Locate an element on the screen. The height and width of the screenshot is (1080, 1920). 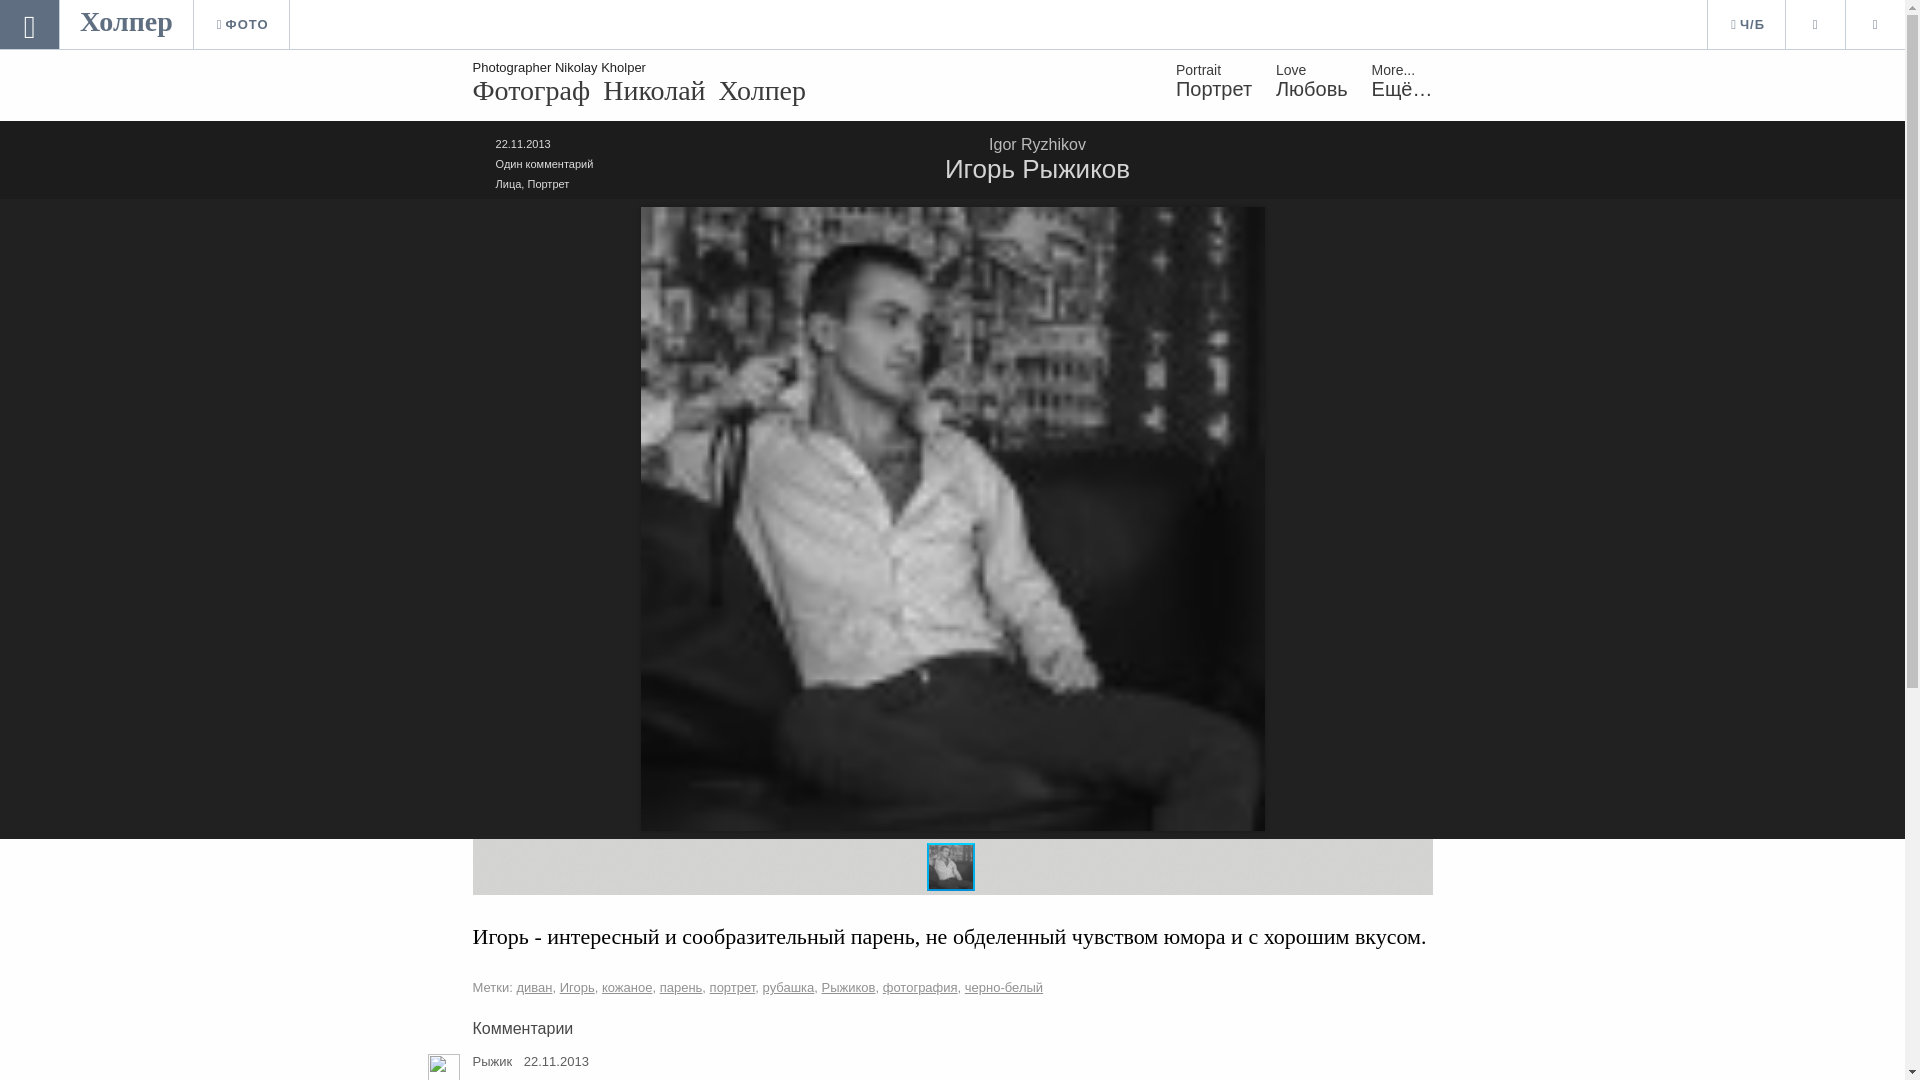
'22.11.2013' is located at coordinates (523, 142).